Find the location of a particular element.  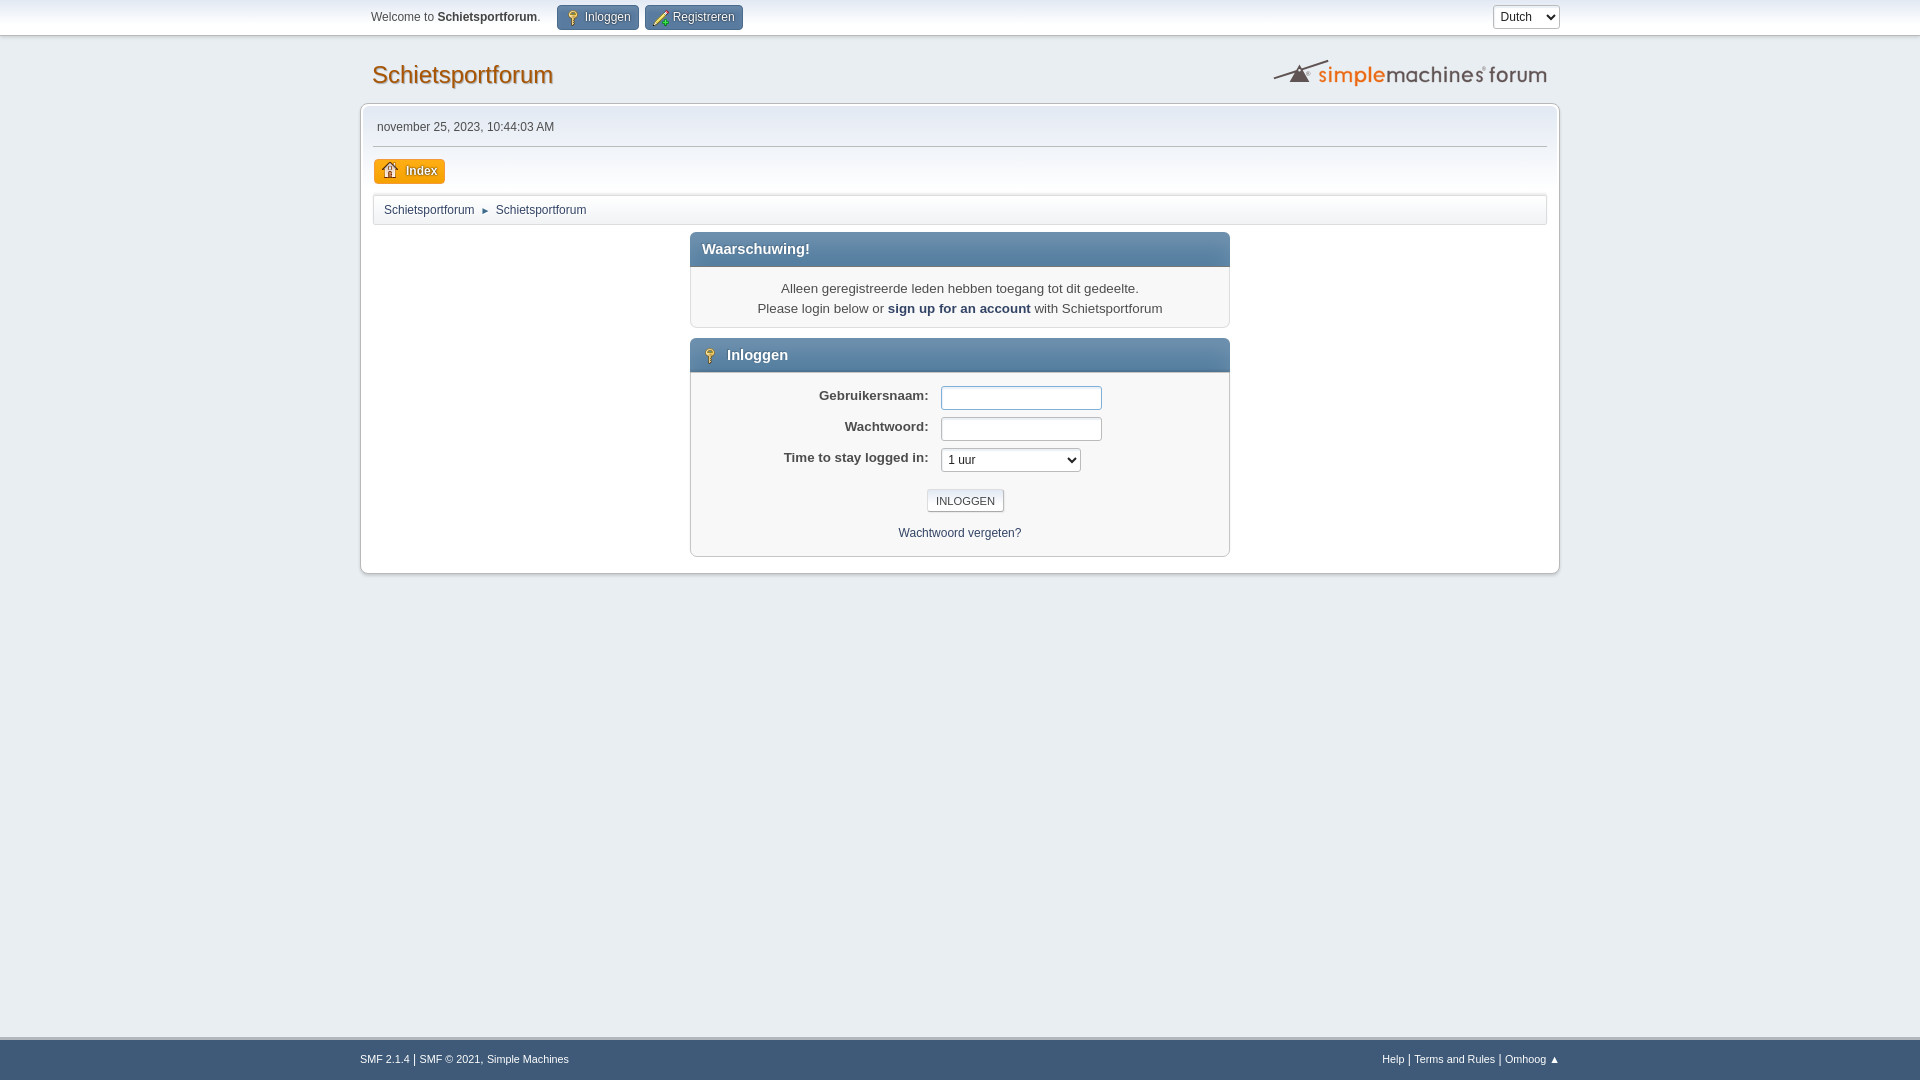

'Wachtwoord vergeten?' is located at coordinates (960, 531).